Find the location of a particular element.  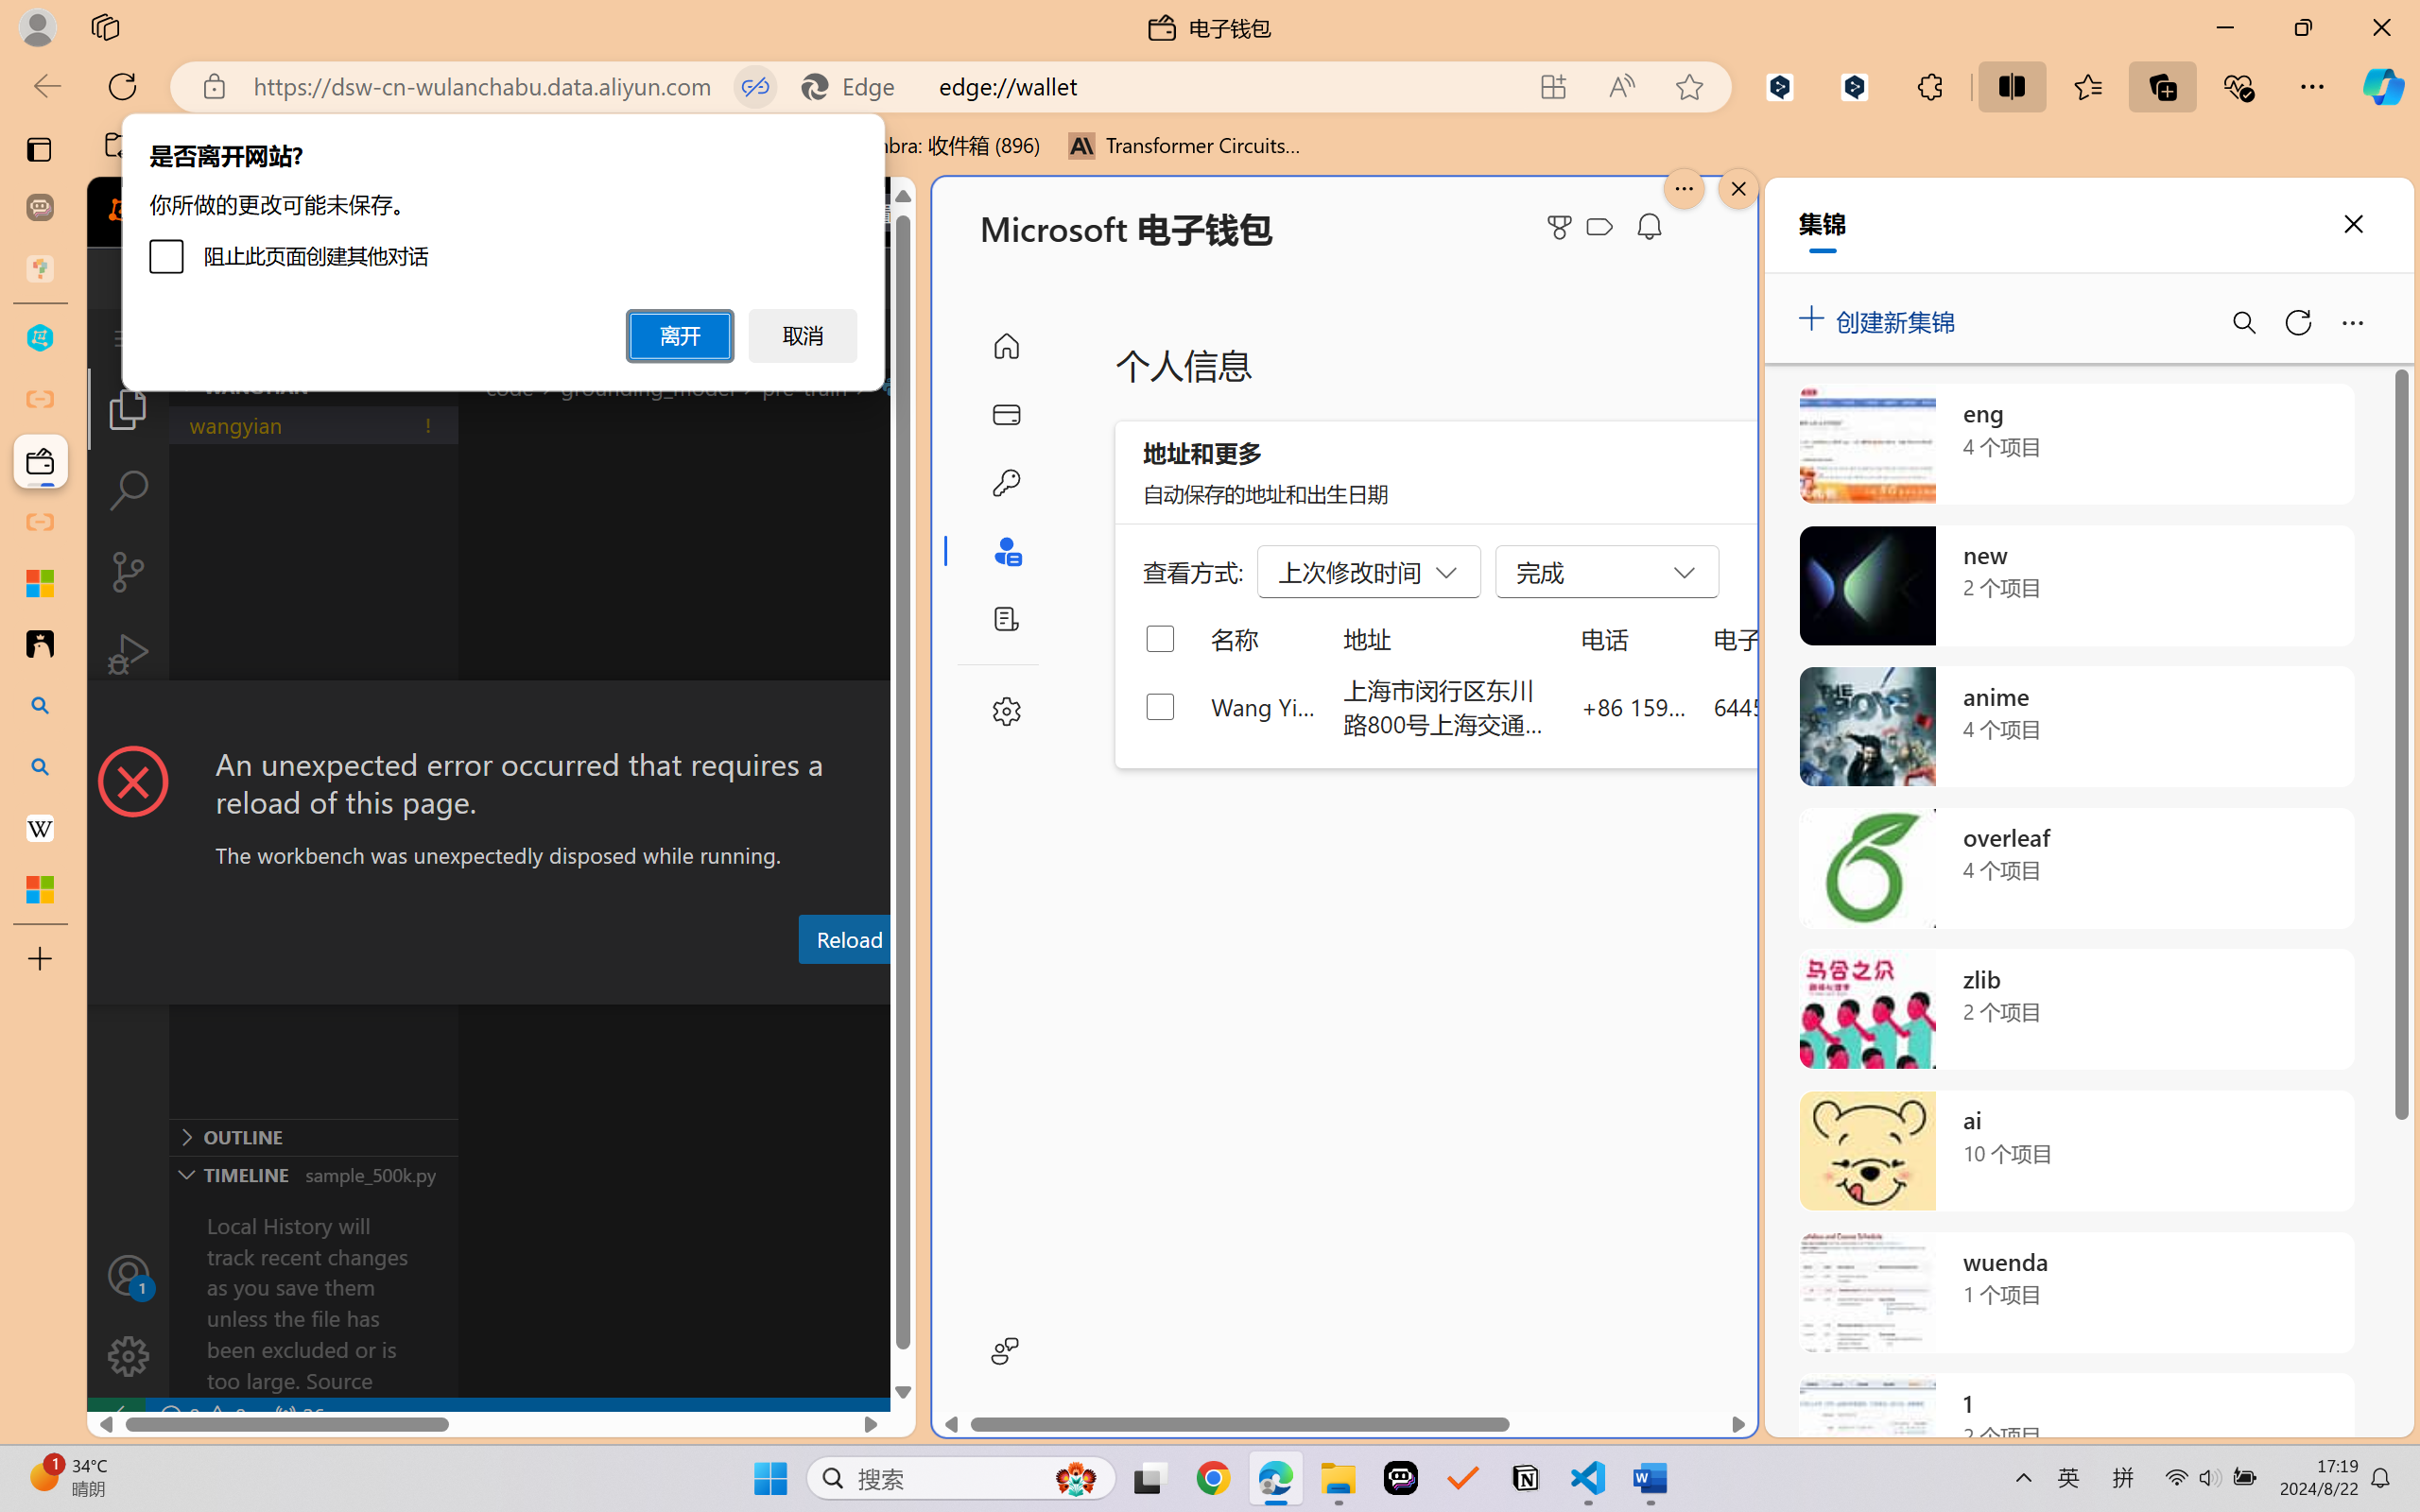

'Run and Debug (Ctrl+Shift+D)' is located at coordinates (127, 653).